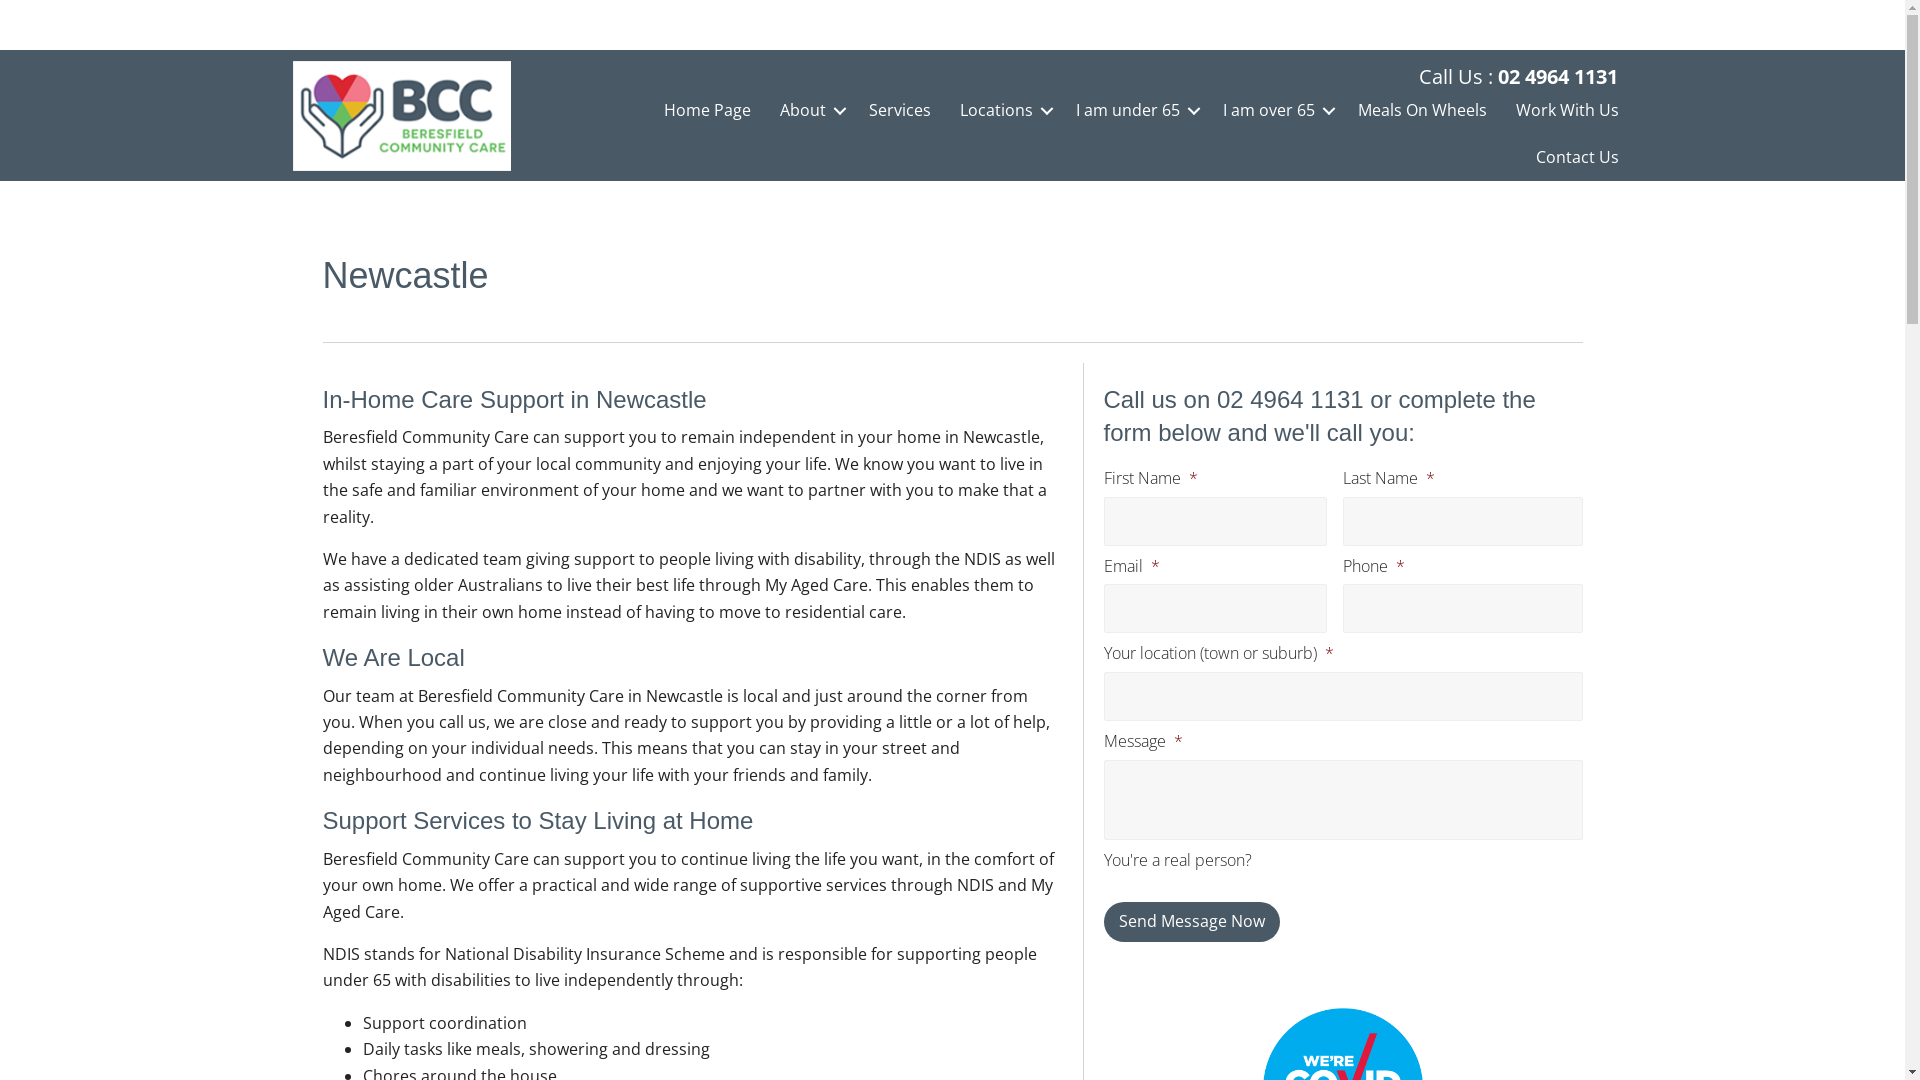 The width and height of the screenshot is (1920, 1080). Describe the element at coordinates (1275, 110) in the screenshot. I see `'I am over 65'` at that location.